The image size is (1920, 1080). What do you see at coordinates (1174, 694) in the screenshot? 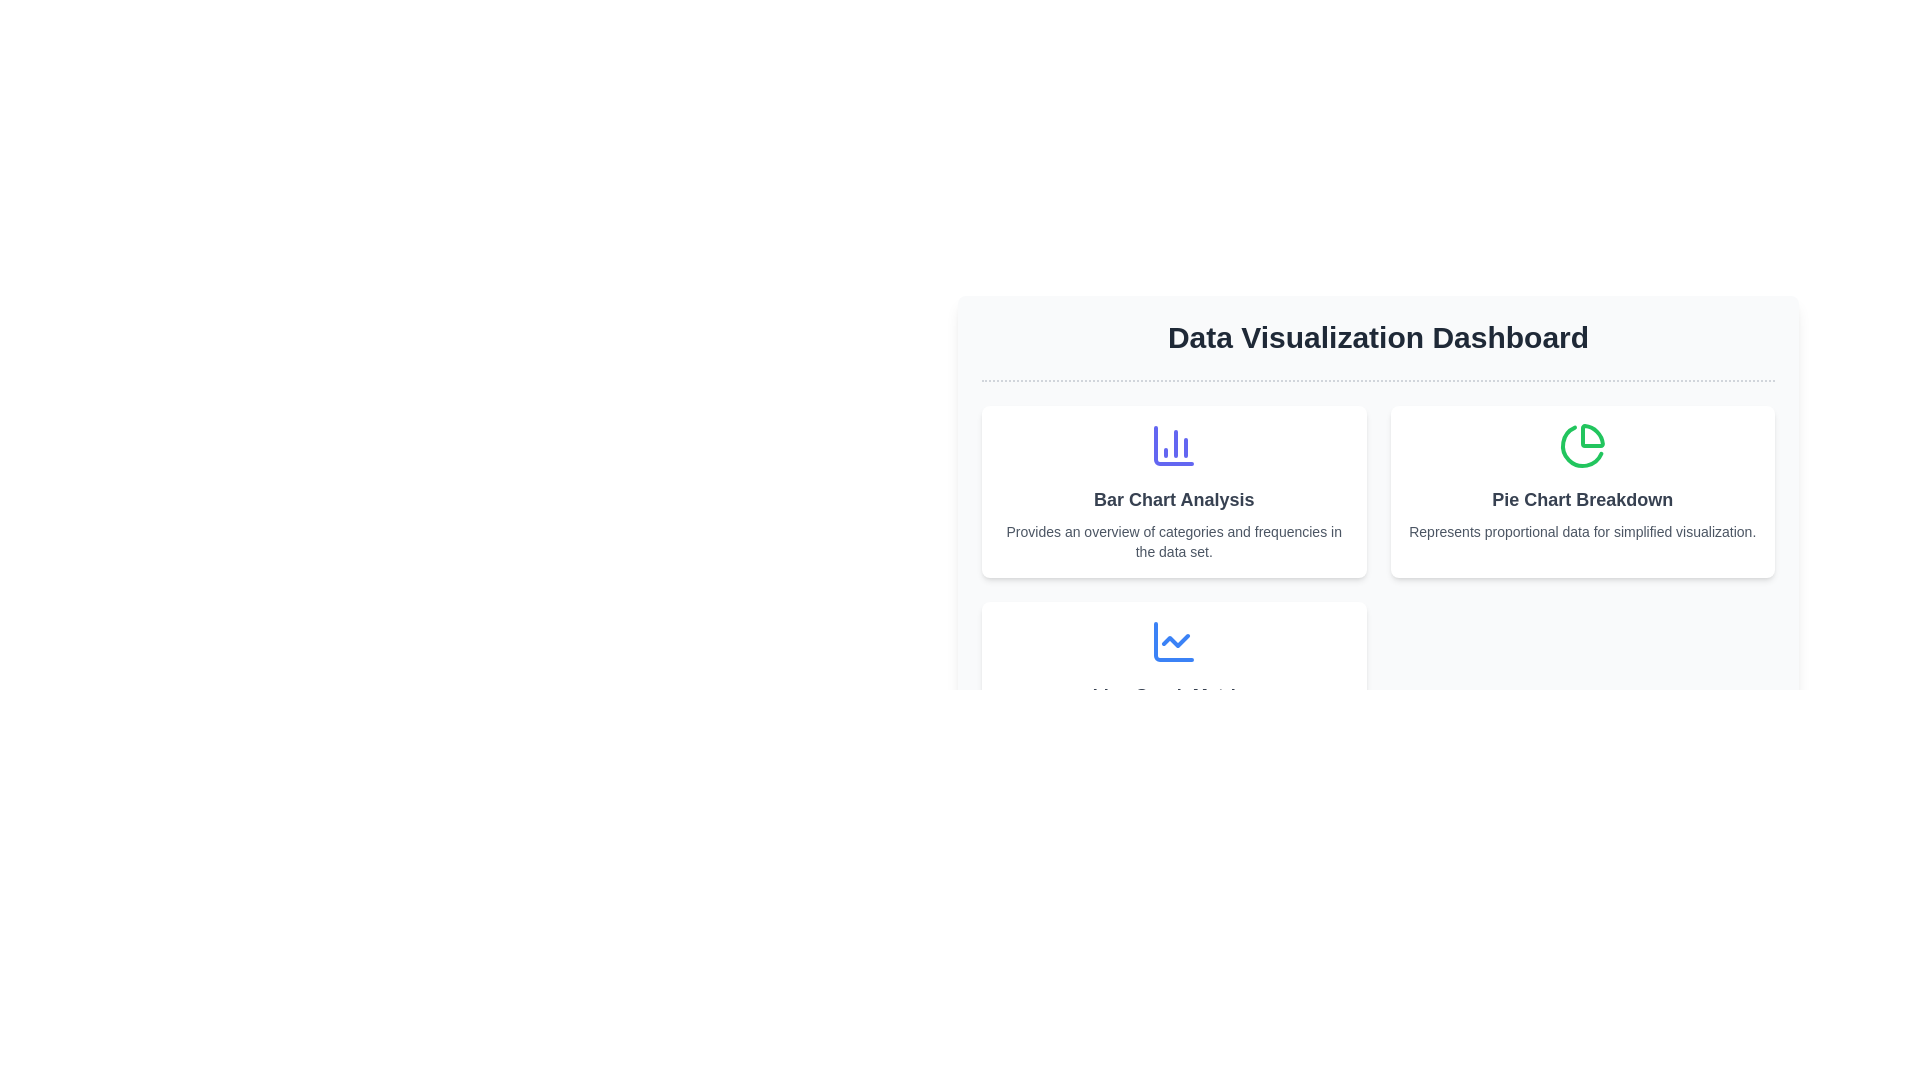
I see `label displaying 'Line Graph Metrics', which is a bold text located below the line graph icon and above the descriptive text` at bounding box center [1174, 694].